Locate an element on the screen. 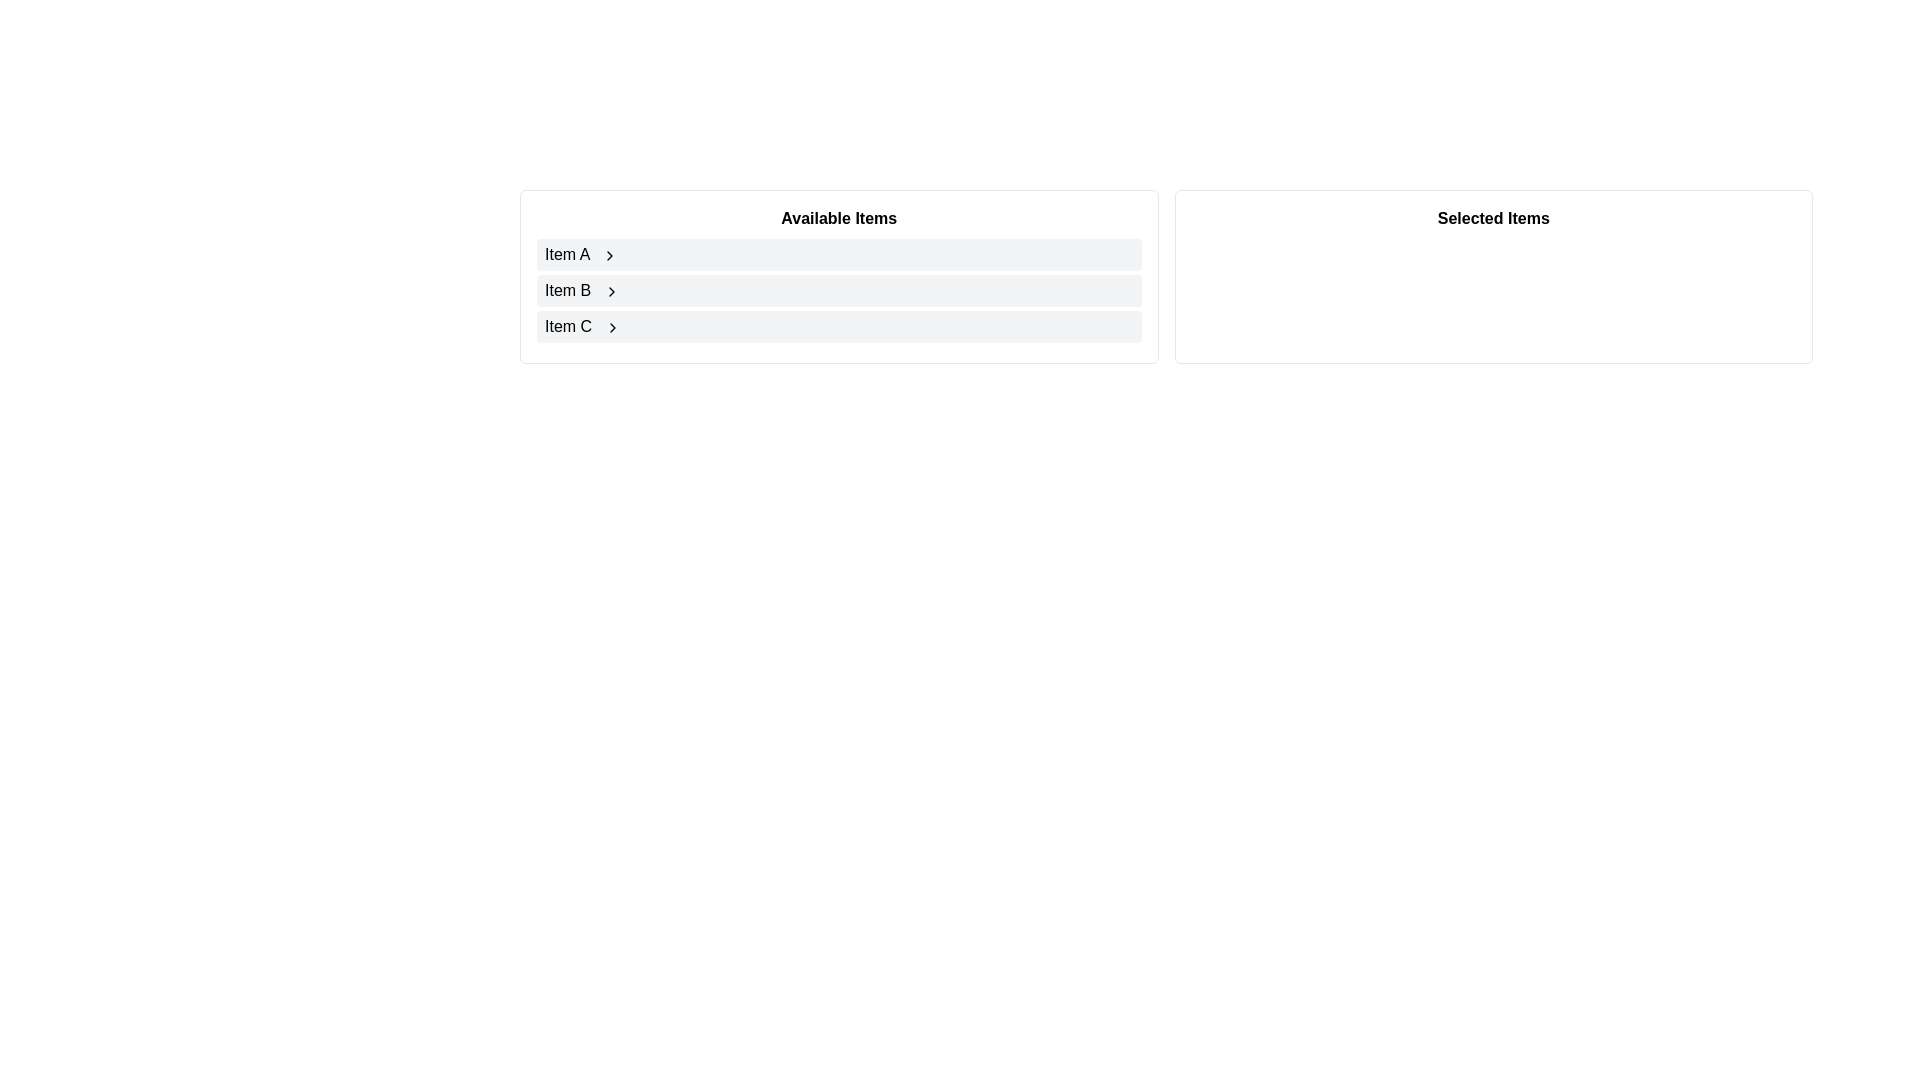  the third interactive list item in the 'Available Items' section is located at coordinates (839, 326).